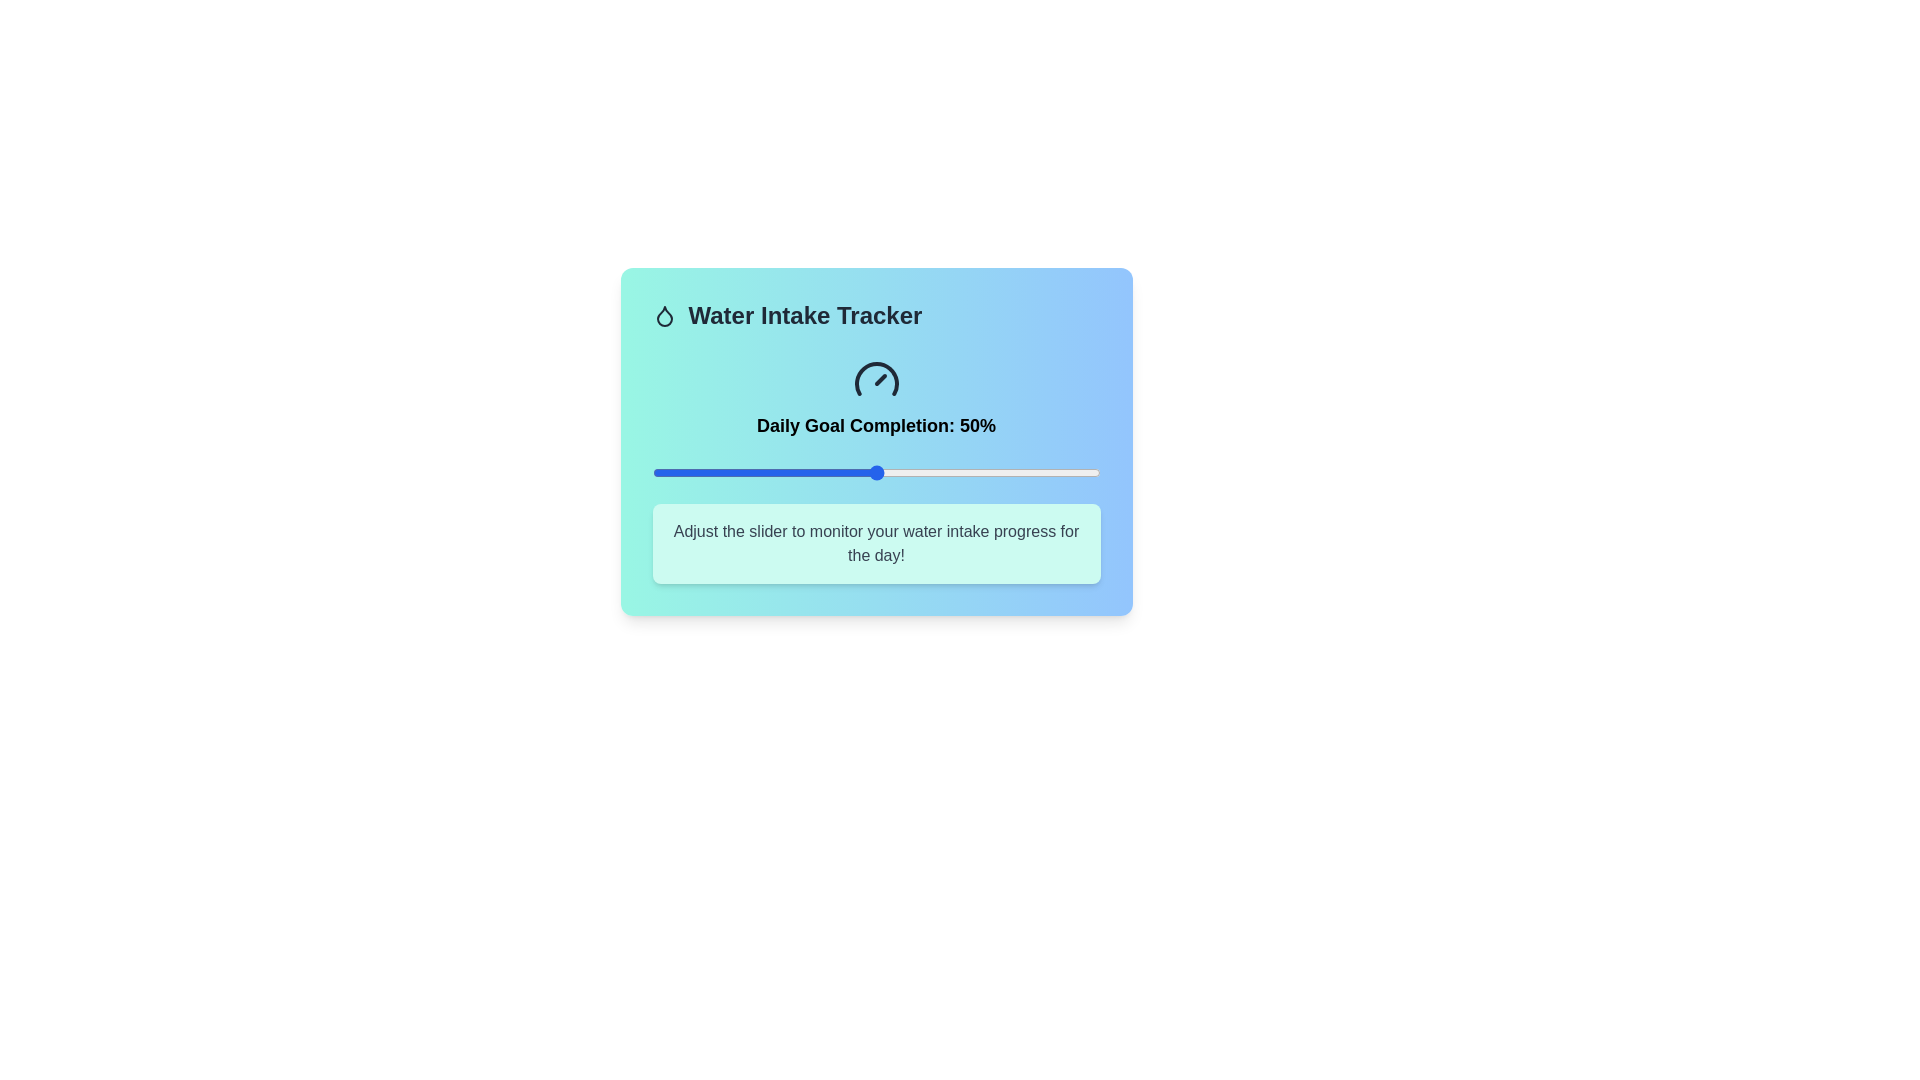 The width and height of the screenshot is (1920, 1080). Describe the element at coordinates (692, 473) in the screenshot. I see `the water intake tracker slider to 9%` at that location.